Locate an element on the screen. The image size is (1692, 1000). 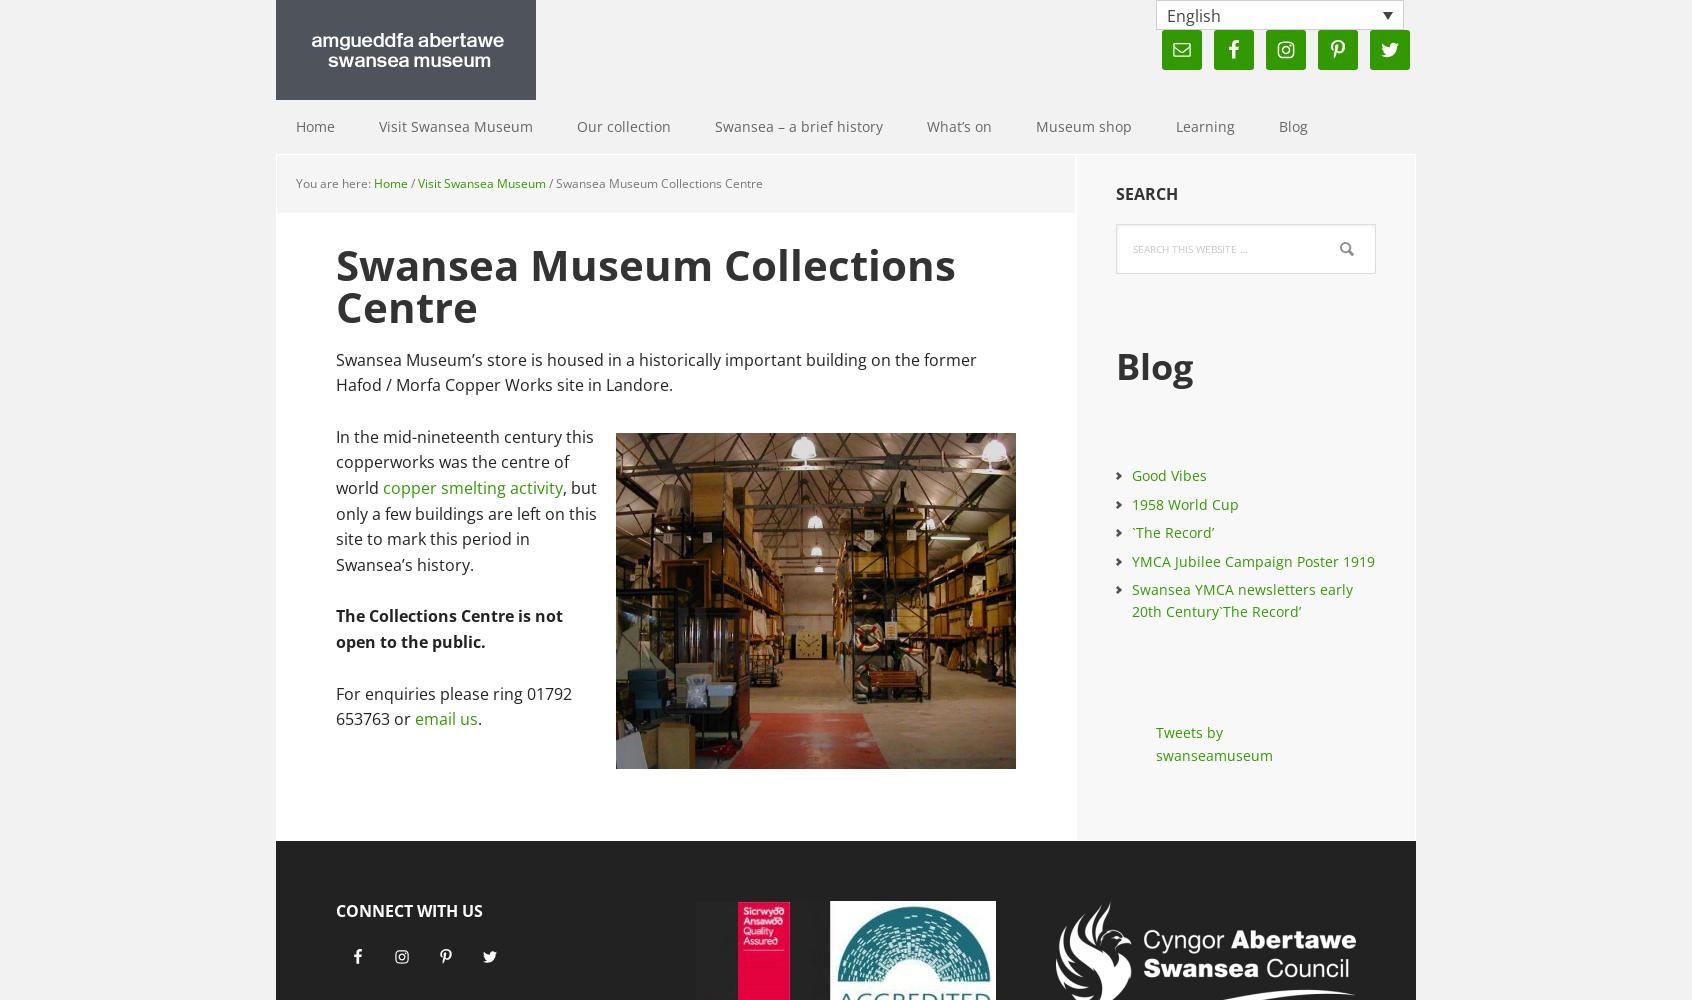
'Swansea – a brief history' is located at coordinates (714, 126).